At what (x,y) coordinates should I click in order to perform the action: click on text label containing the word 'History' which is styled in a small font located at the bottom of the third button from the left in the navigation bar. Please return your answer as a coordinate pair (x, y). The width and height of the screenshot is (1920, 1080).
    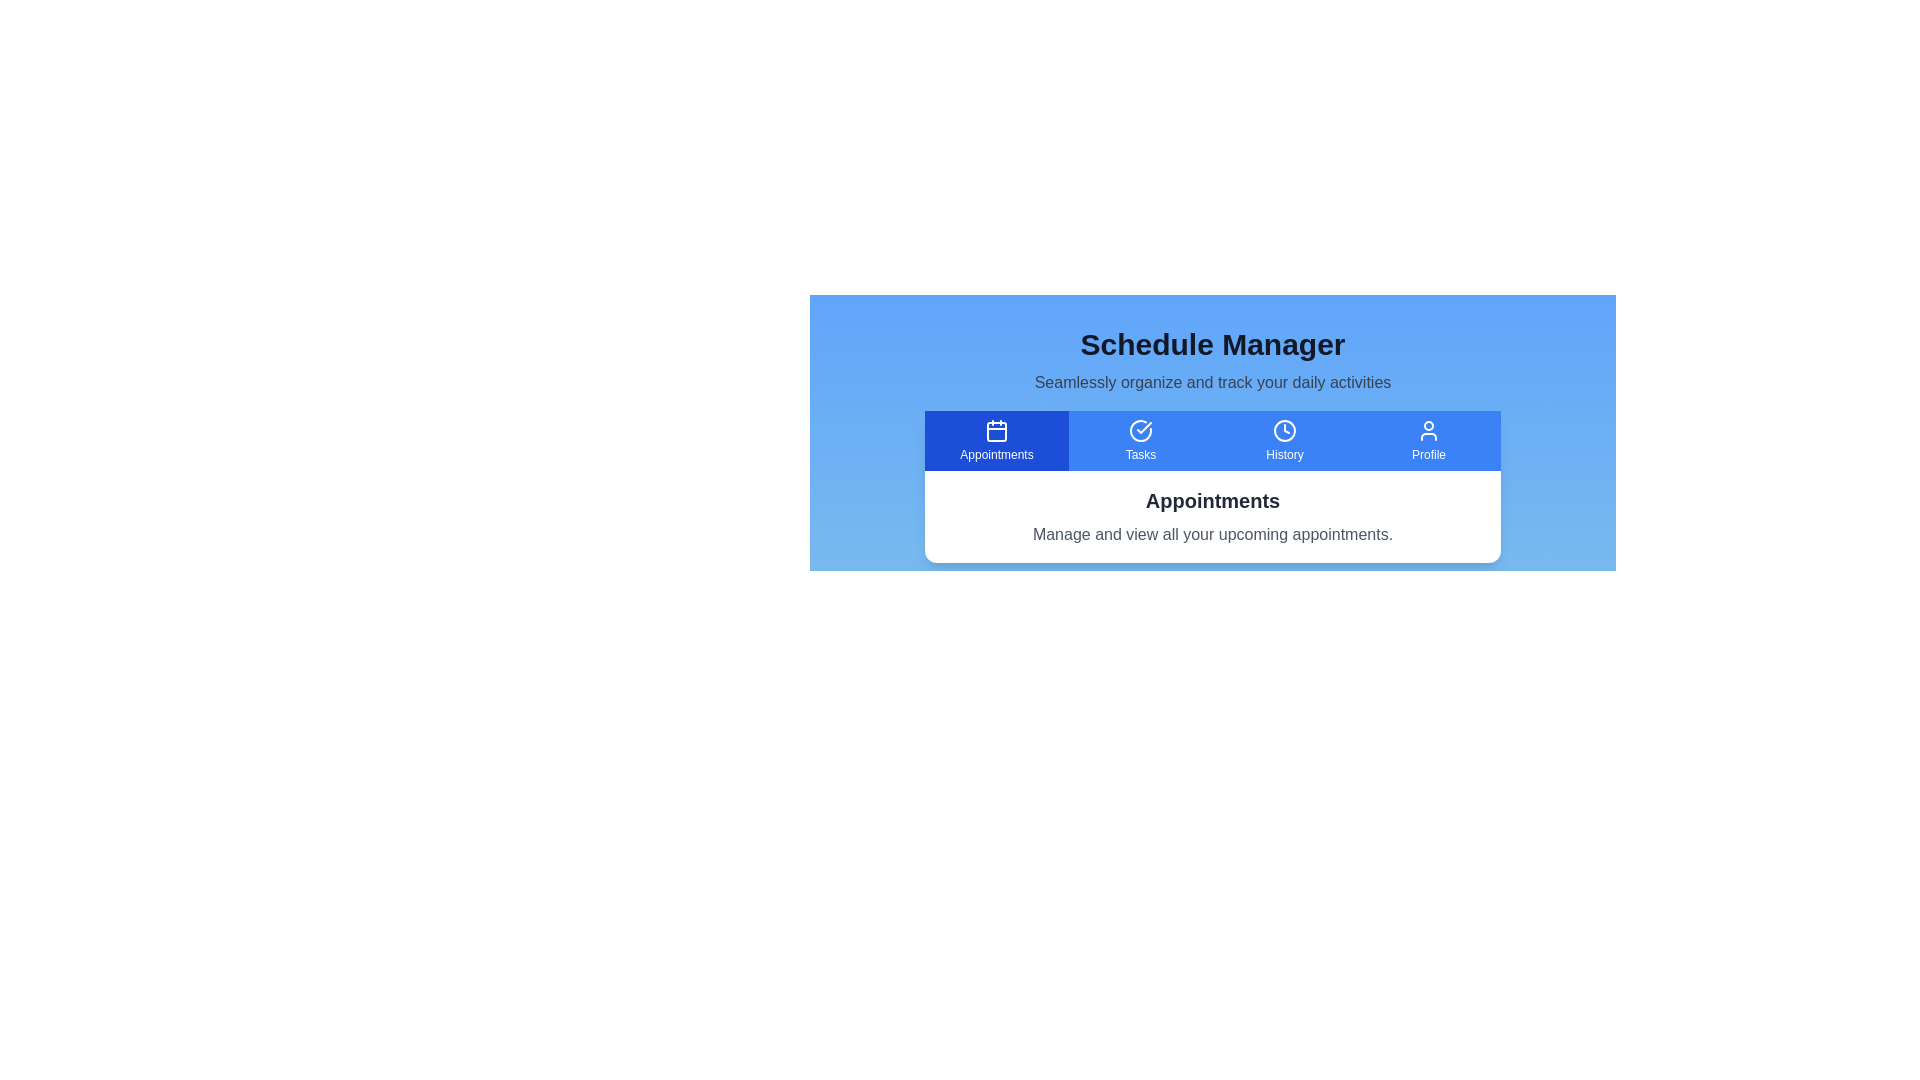
    Looking at the image, I should click on (1285, 455).